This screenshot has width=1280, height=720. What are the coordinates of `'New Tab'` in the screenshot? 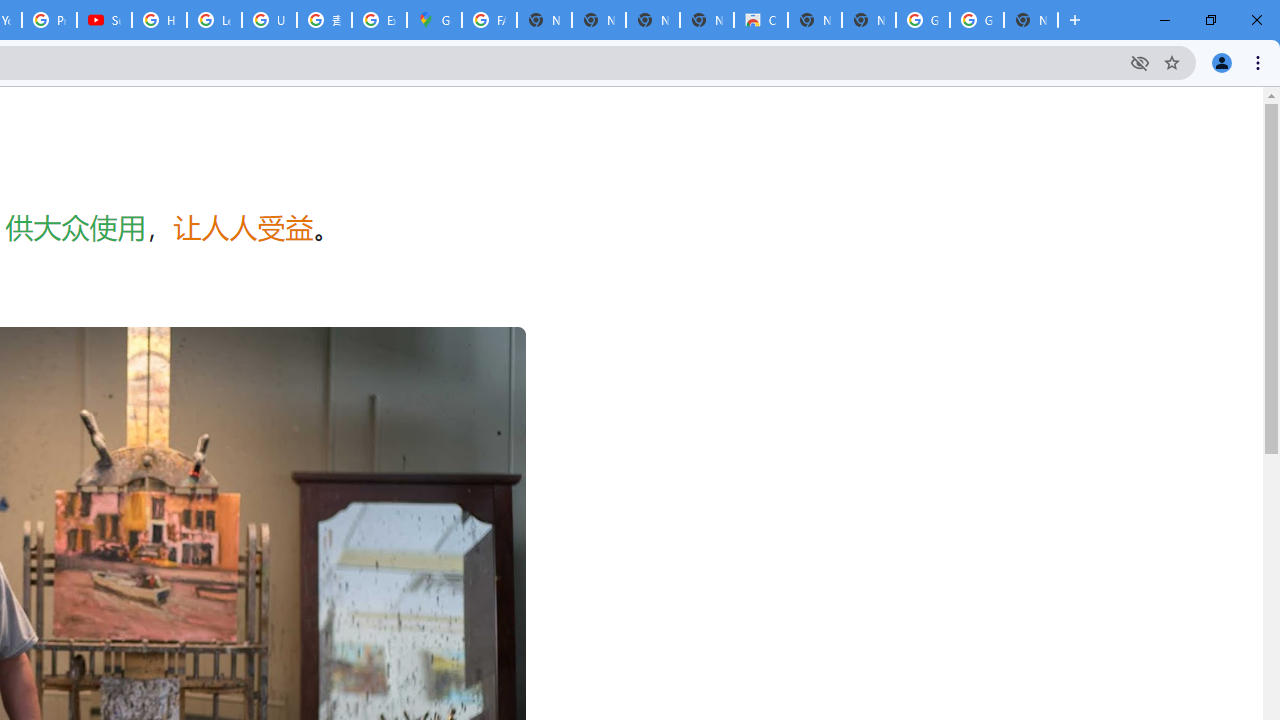 It's located at (1031, 20).